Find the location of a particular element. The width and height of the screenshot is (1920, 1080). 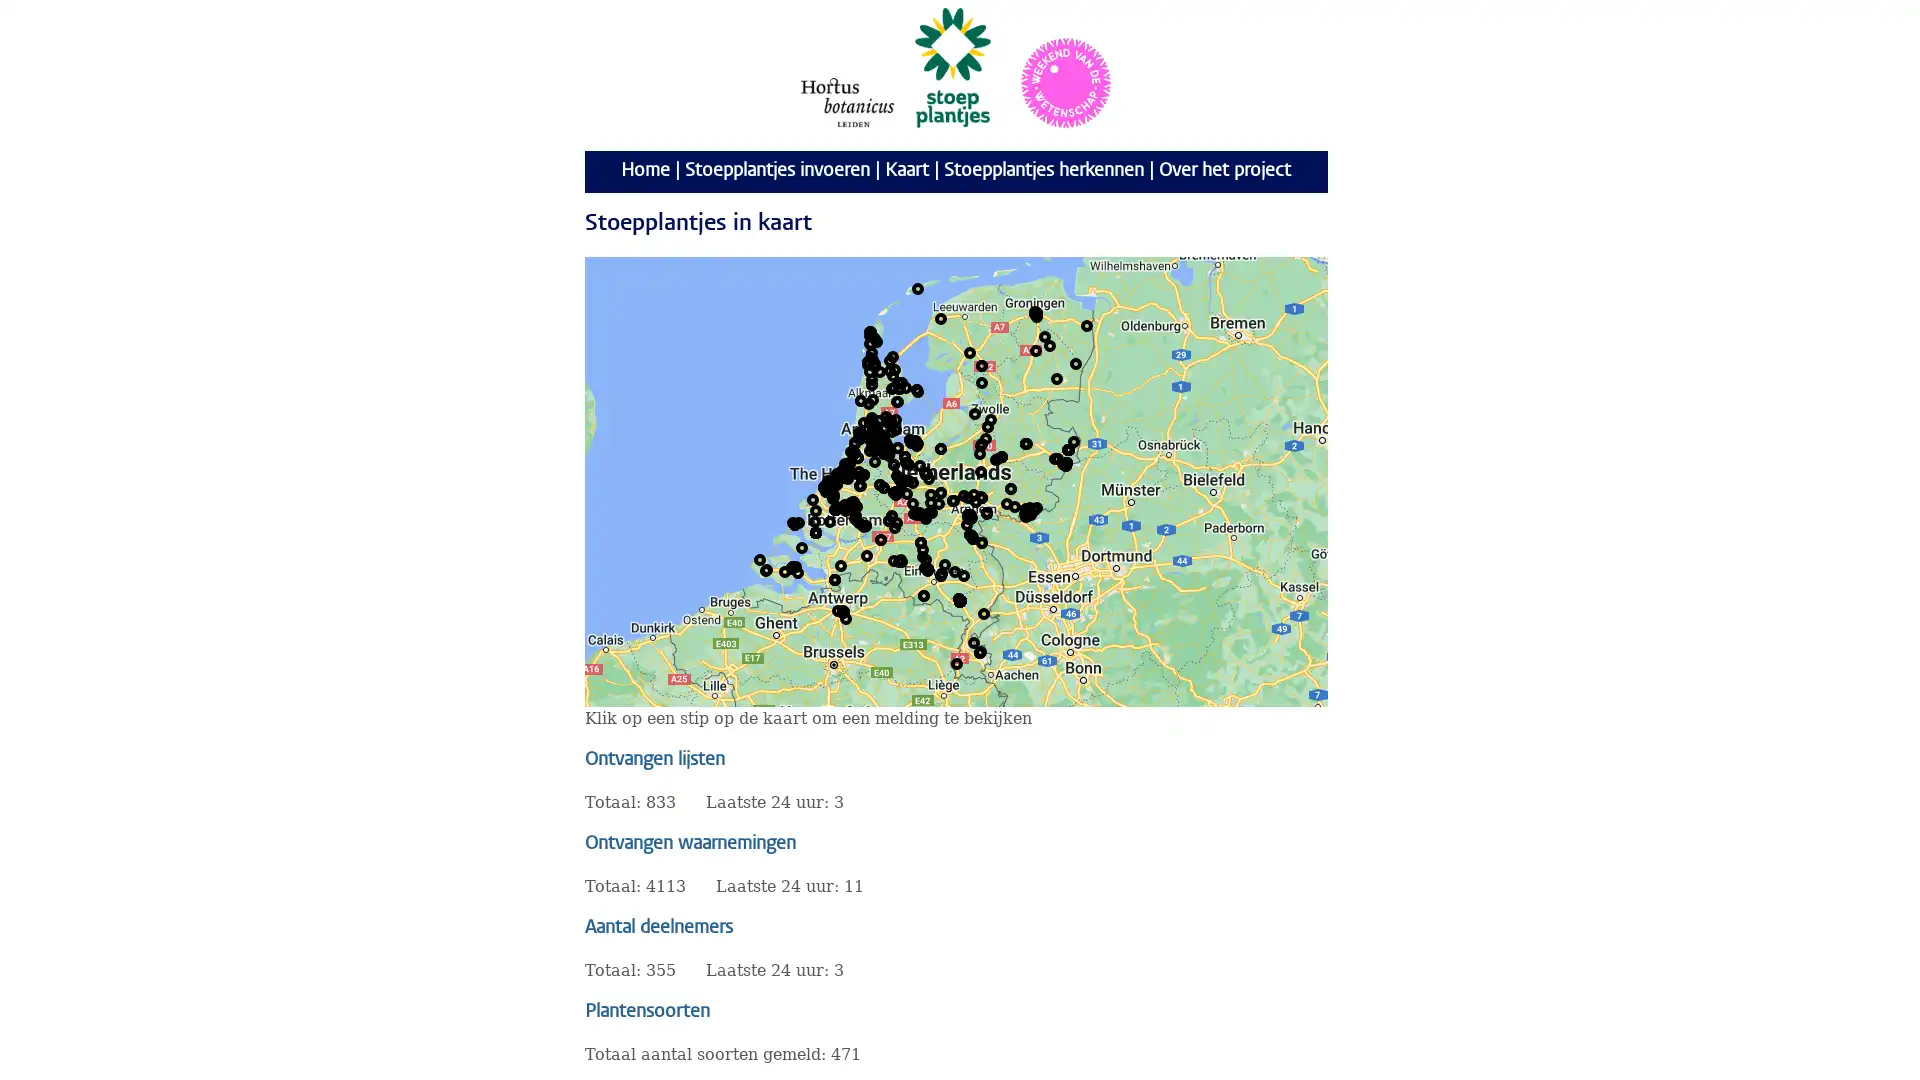

Telling van Boy op 01 november 2021 is located at coordinates (896, 474).